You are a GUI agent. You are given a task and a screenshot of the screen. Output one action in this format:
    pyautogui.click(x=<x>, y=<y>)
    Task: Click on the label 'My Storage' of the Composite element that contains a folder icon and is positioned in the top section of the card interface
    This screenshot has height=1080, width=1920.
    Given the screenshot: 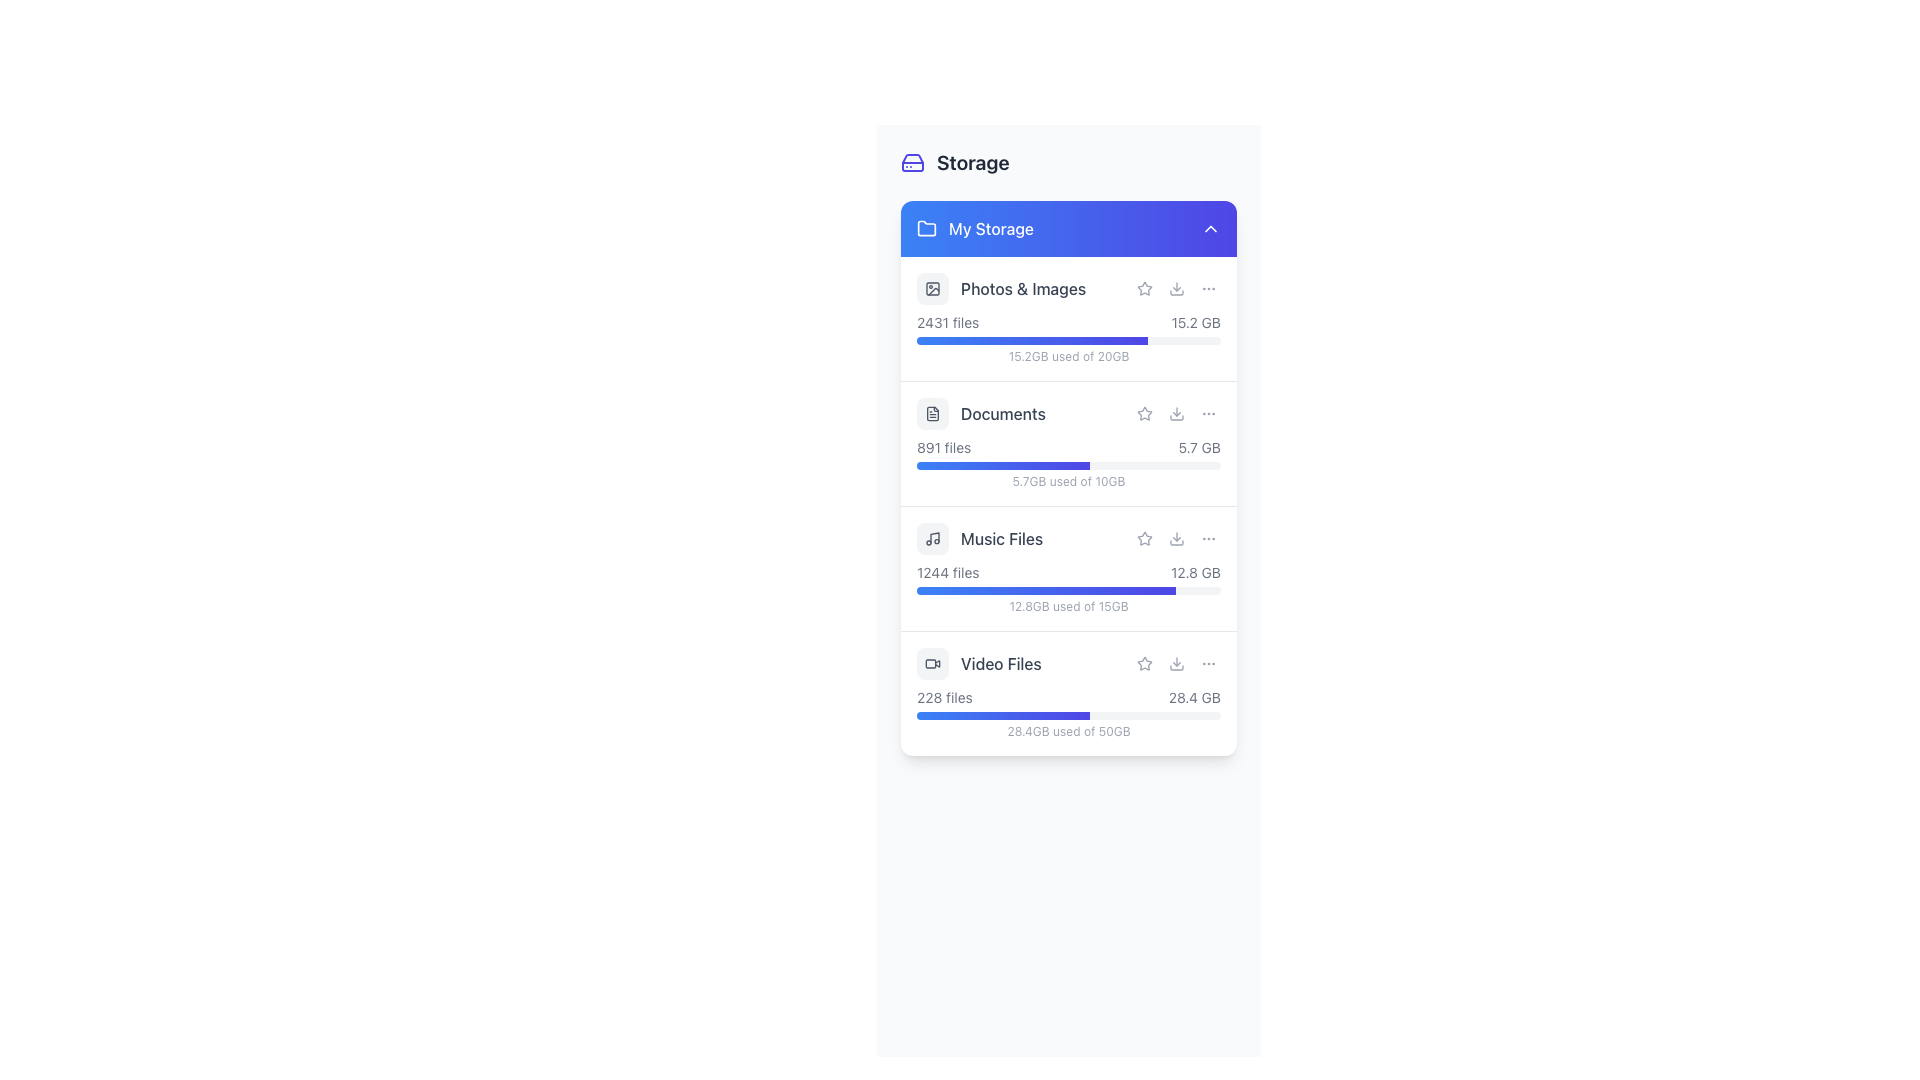 What is the action you would take?
    pyautogui.click(x=975, y=227)
    